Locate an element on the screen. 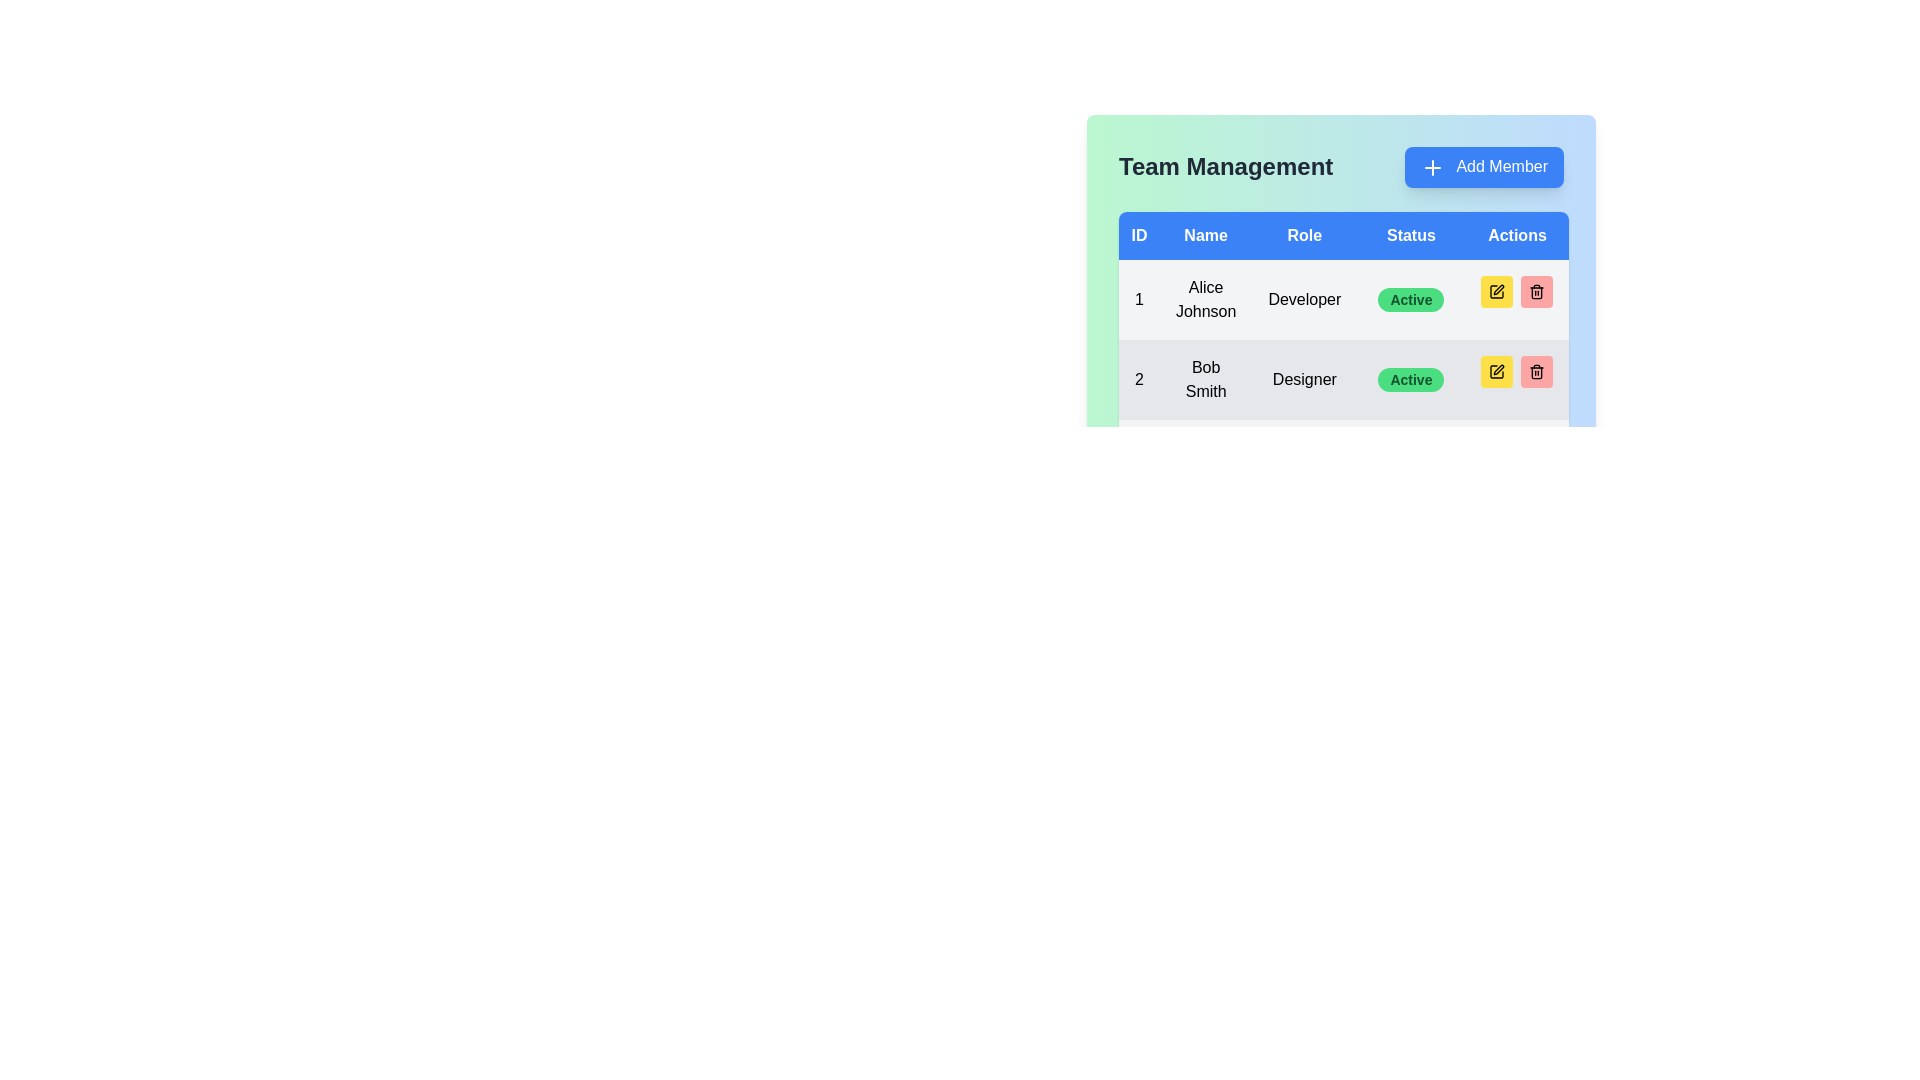  the text label displaying 'Developer' in bold font located in the table under the 'Role' column for the first row corresponding to 'Alice Johnson' is located at coordinates (1304, 299).